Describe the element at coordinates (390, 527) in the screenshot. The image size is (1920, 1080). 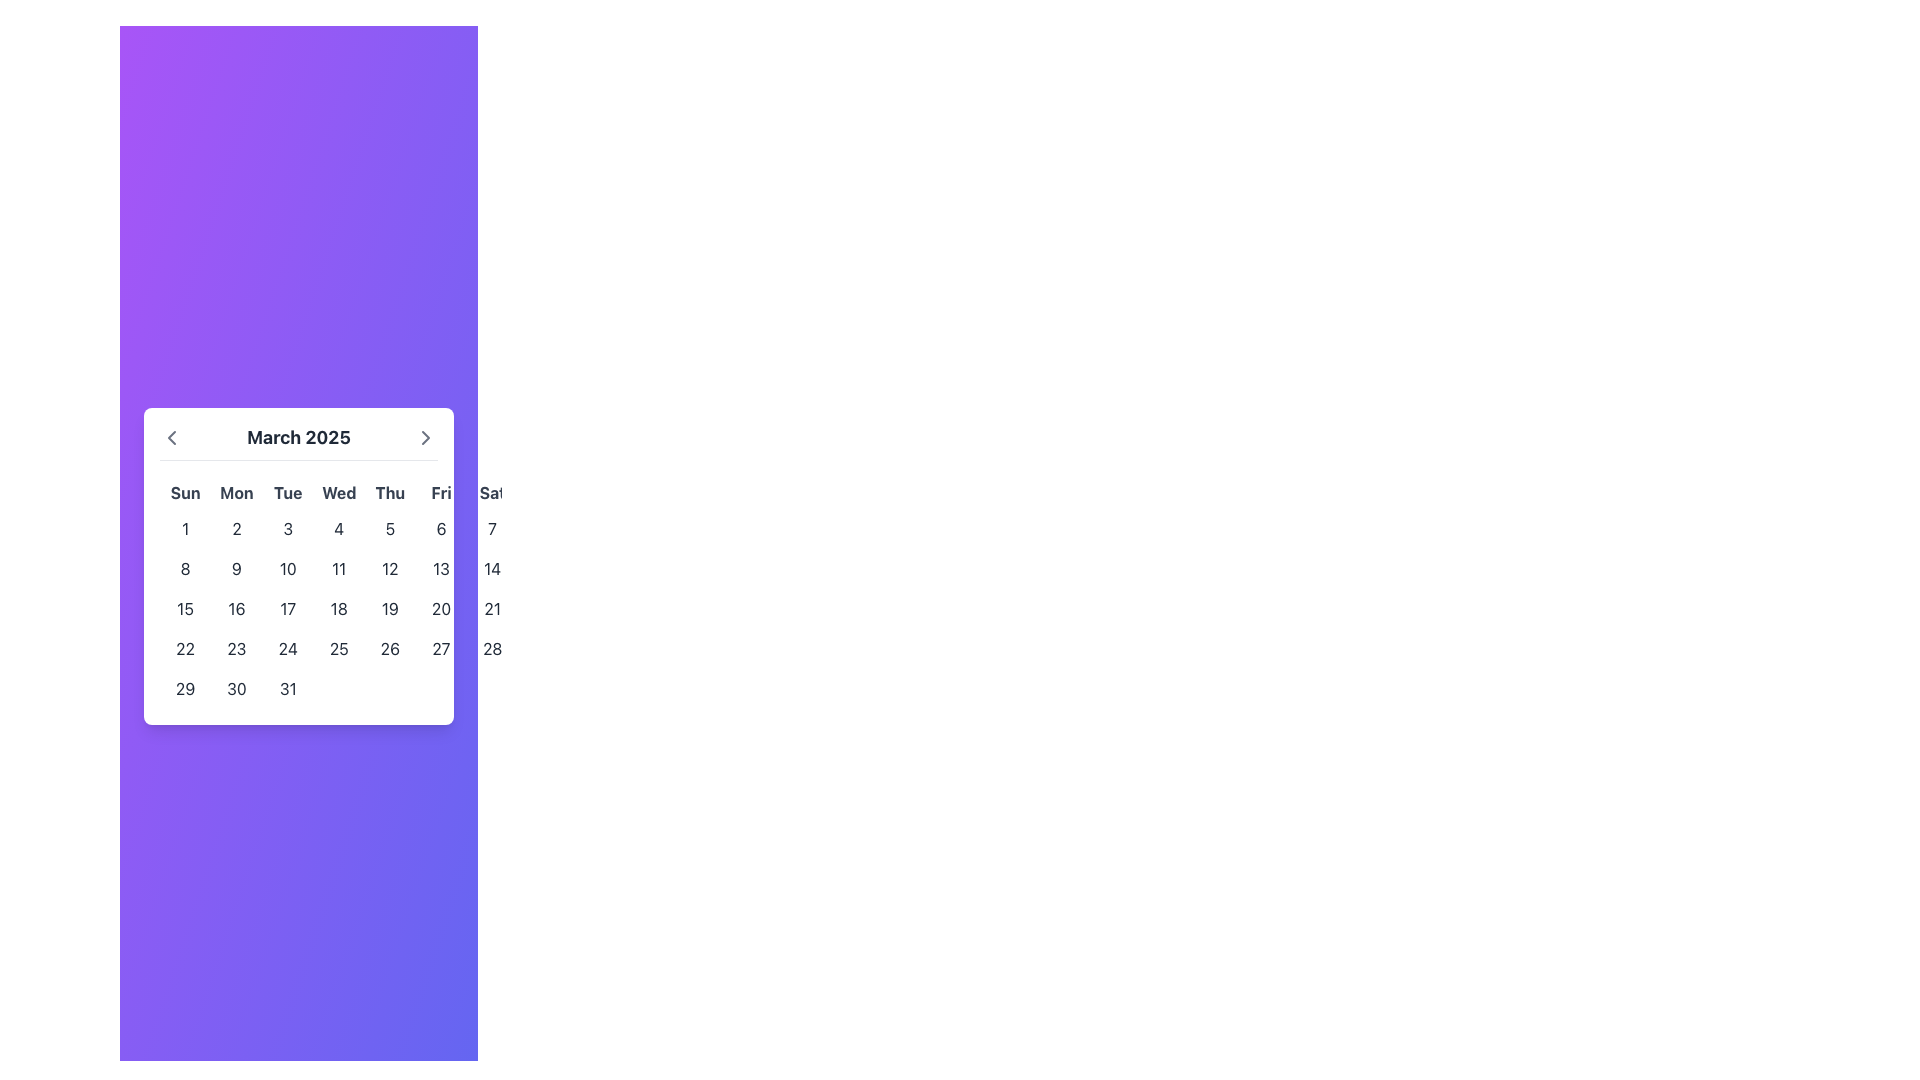
I see `the text label displaying the number '5'` at that location.